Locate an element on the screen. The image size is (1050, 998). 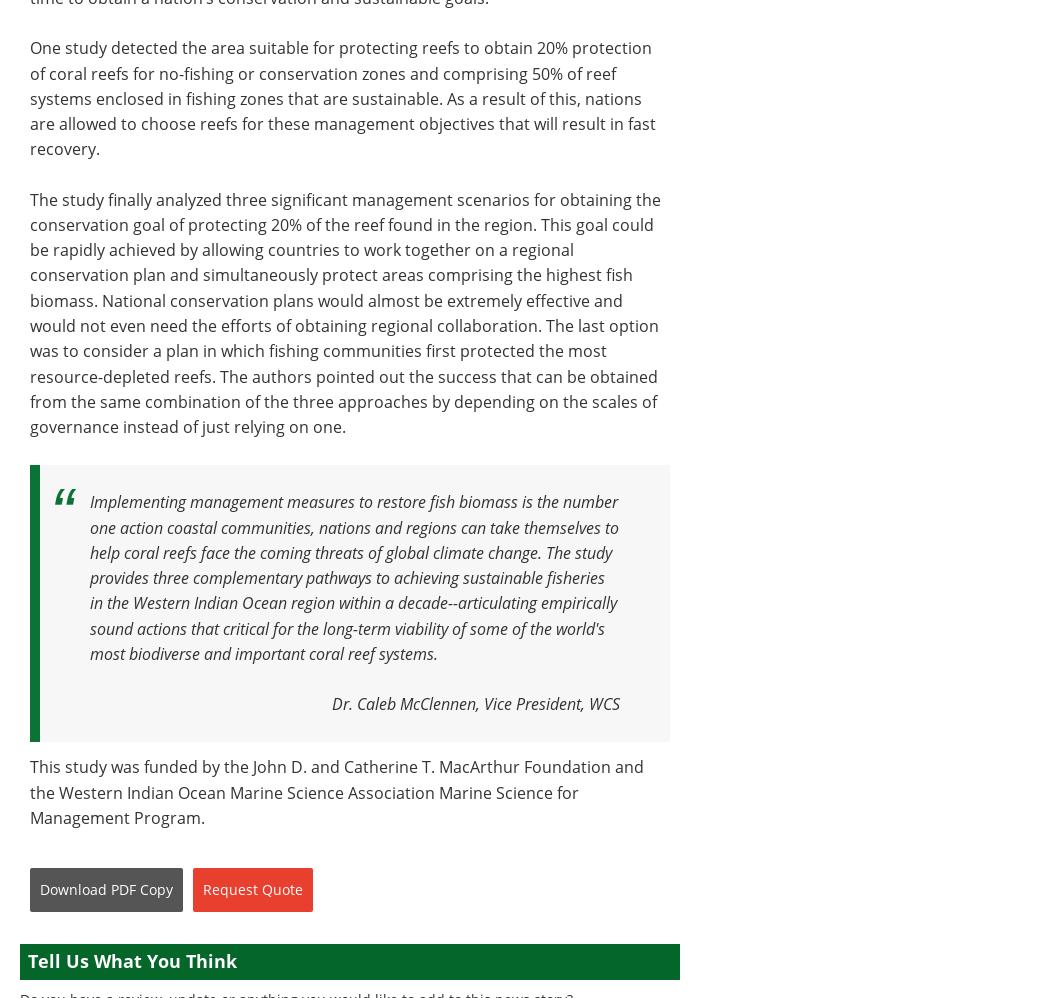
'The study finally analyzed three significant management scenarios for obtaining the conservation goal of protecting 20% of the reef found in the region. This goal could be rapidly achieved by allowing countries to work together on a regional conservation plan and simultaneously protect areas comprising the highest fish biomass. National conservation plans would almost be extremely effective and would not even need the efforts of obtaining regional collaboration. The last option was to consider a plan in which fishing communities first protected the most resource-depleted reefs. The authors pointed out the success that can be obtained from the same combination of the three approaches by depending on the scales of governance instead of just relying on one.' is located at coordinates (344, 312).